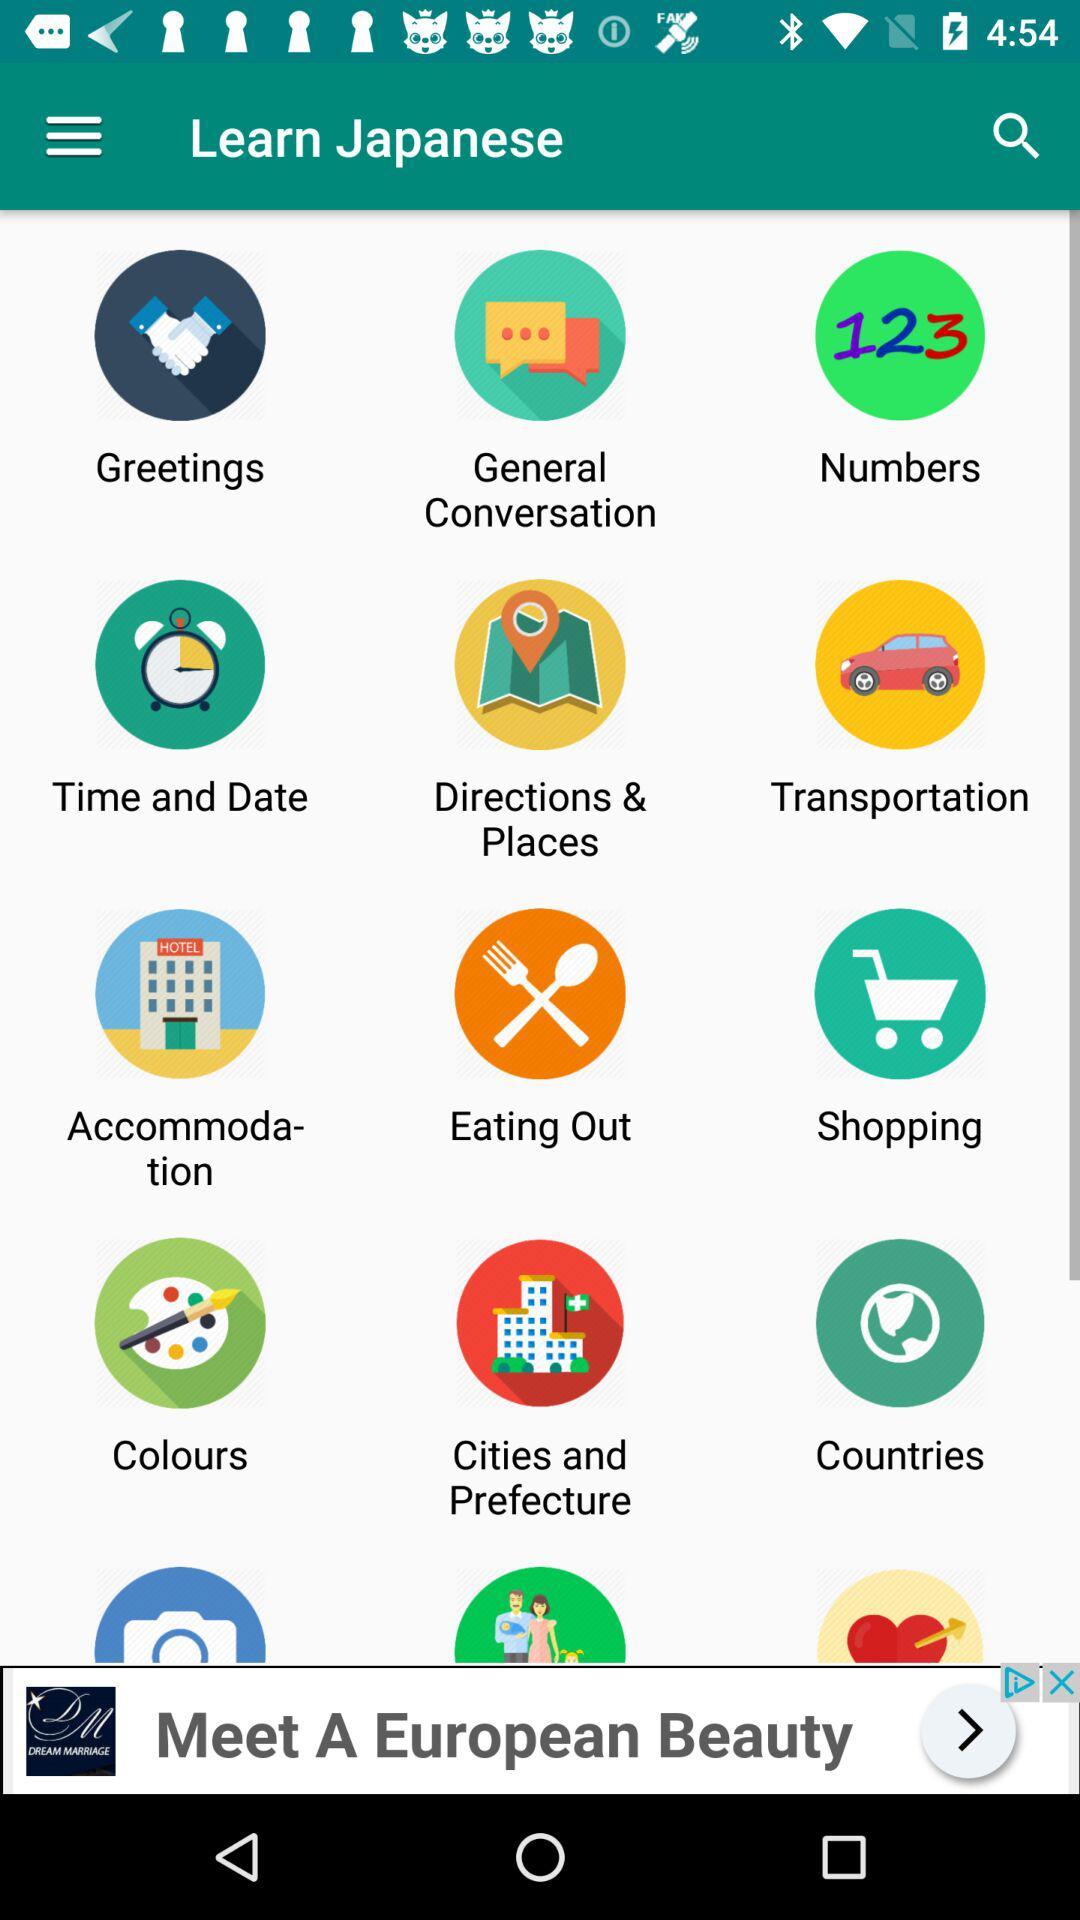 The width and height of the screenshot is (1080, 1920). Describe the element at coordinates (180, 1614) in the screenshot. I see `the camera icon` at that location.